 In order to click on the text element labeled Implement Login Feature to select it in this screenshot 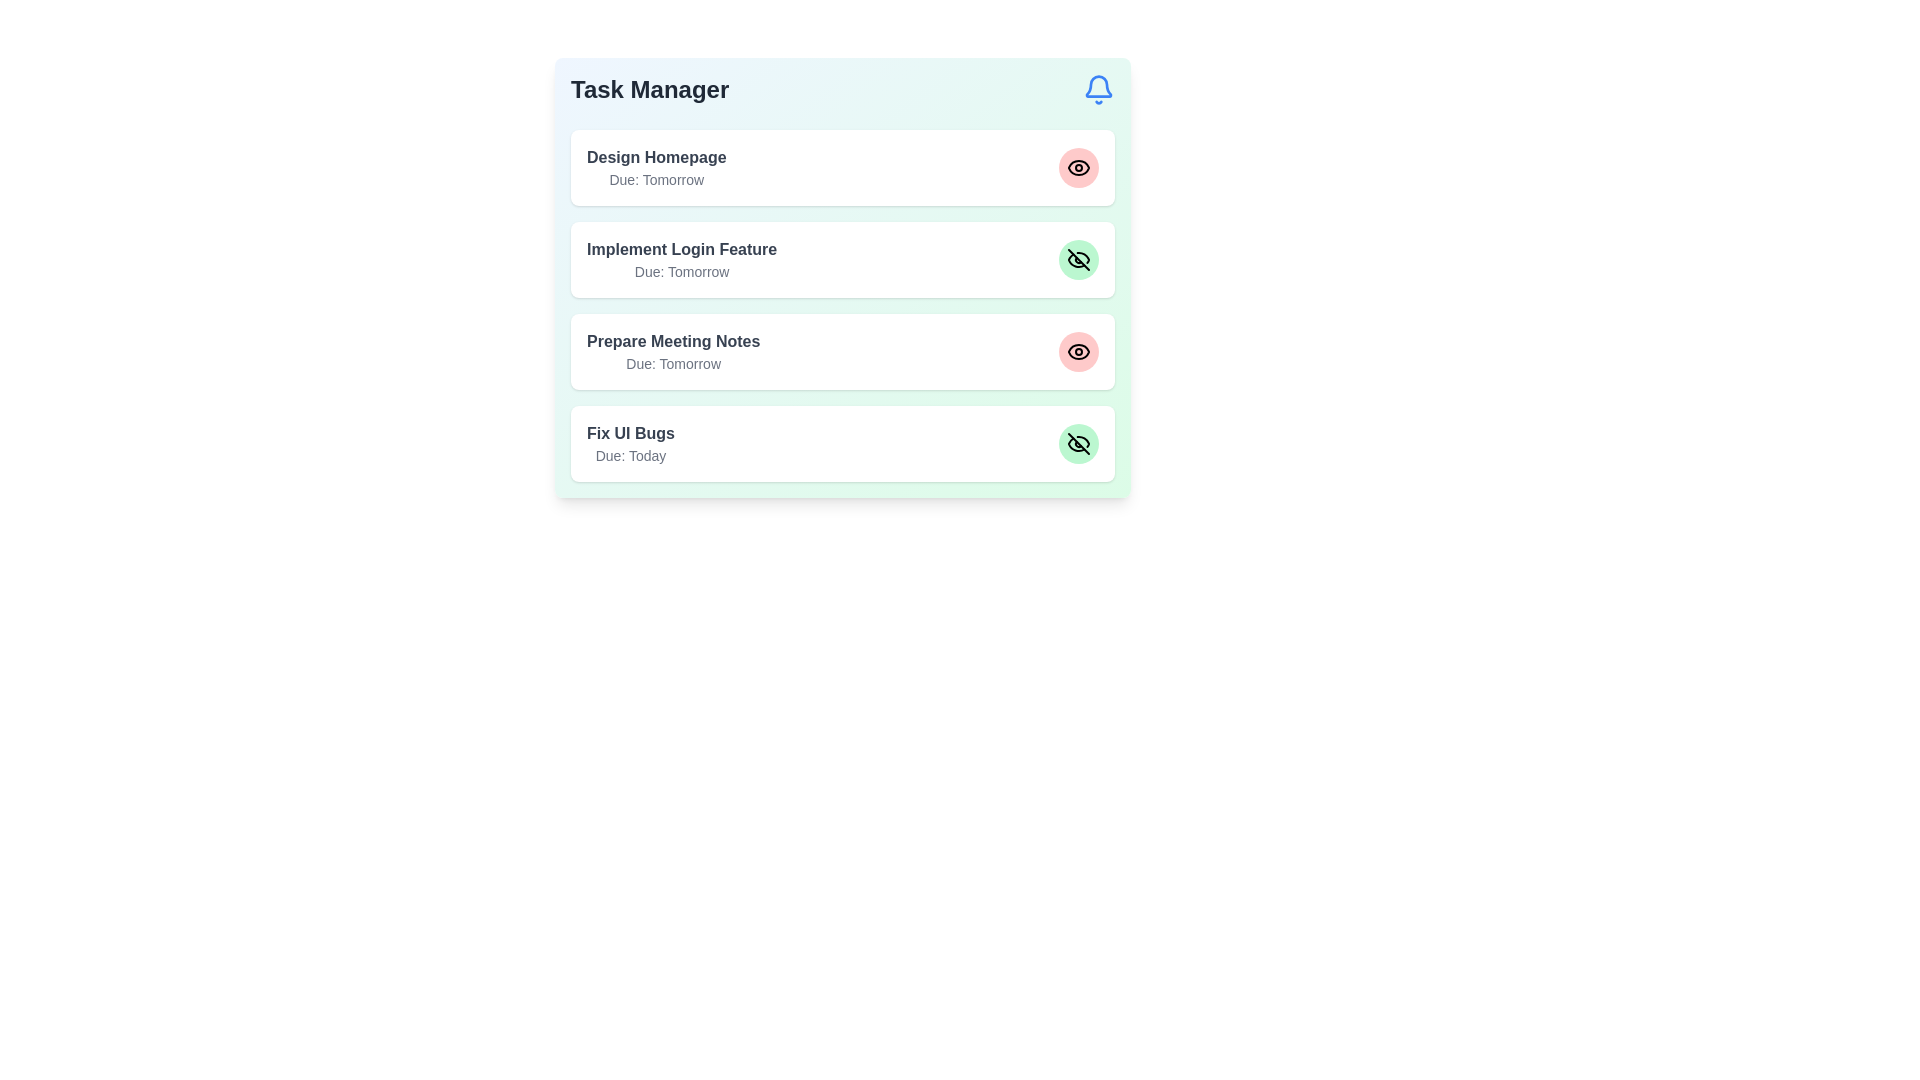, I will do `click(682, 249)`.